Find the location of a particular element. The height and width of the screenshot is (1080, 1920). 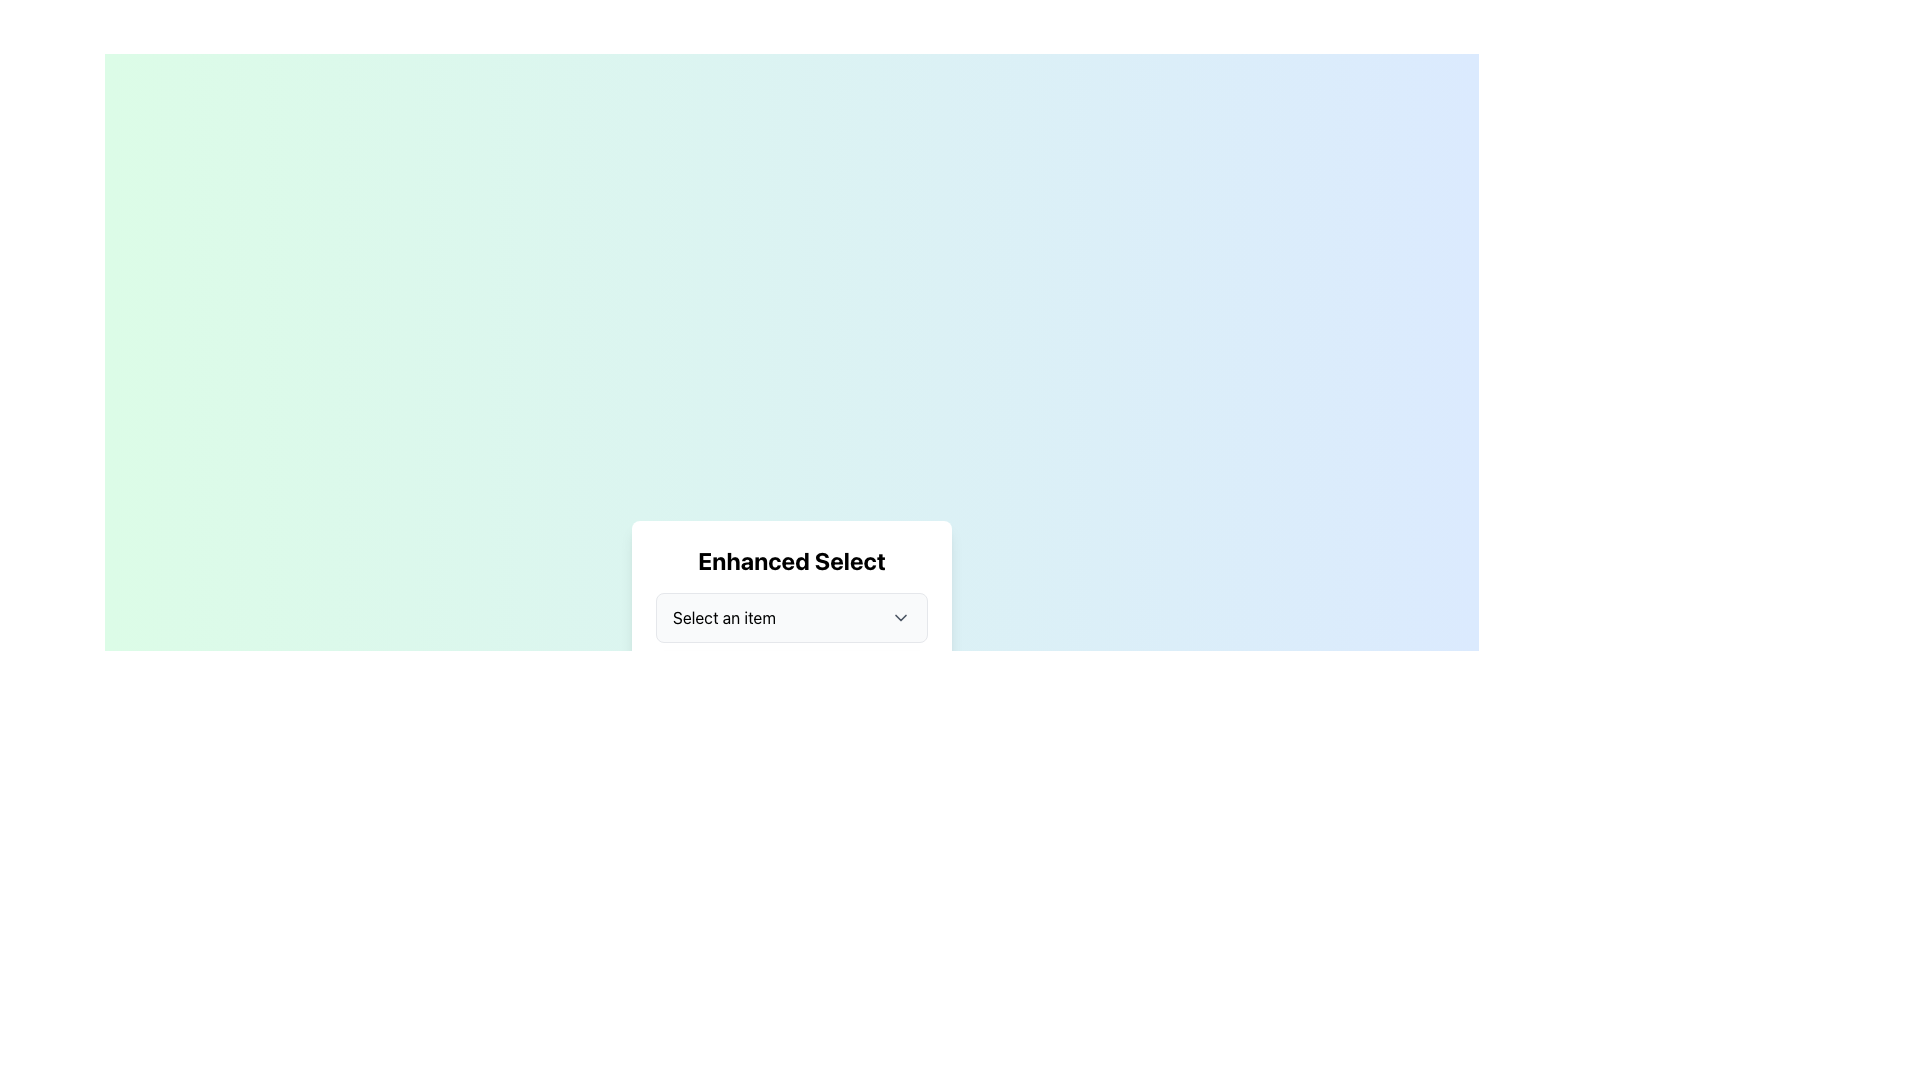

the dropdown indicator icon located on the right side of the 'Select an item' text is located at coordinates (900, 616).